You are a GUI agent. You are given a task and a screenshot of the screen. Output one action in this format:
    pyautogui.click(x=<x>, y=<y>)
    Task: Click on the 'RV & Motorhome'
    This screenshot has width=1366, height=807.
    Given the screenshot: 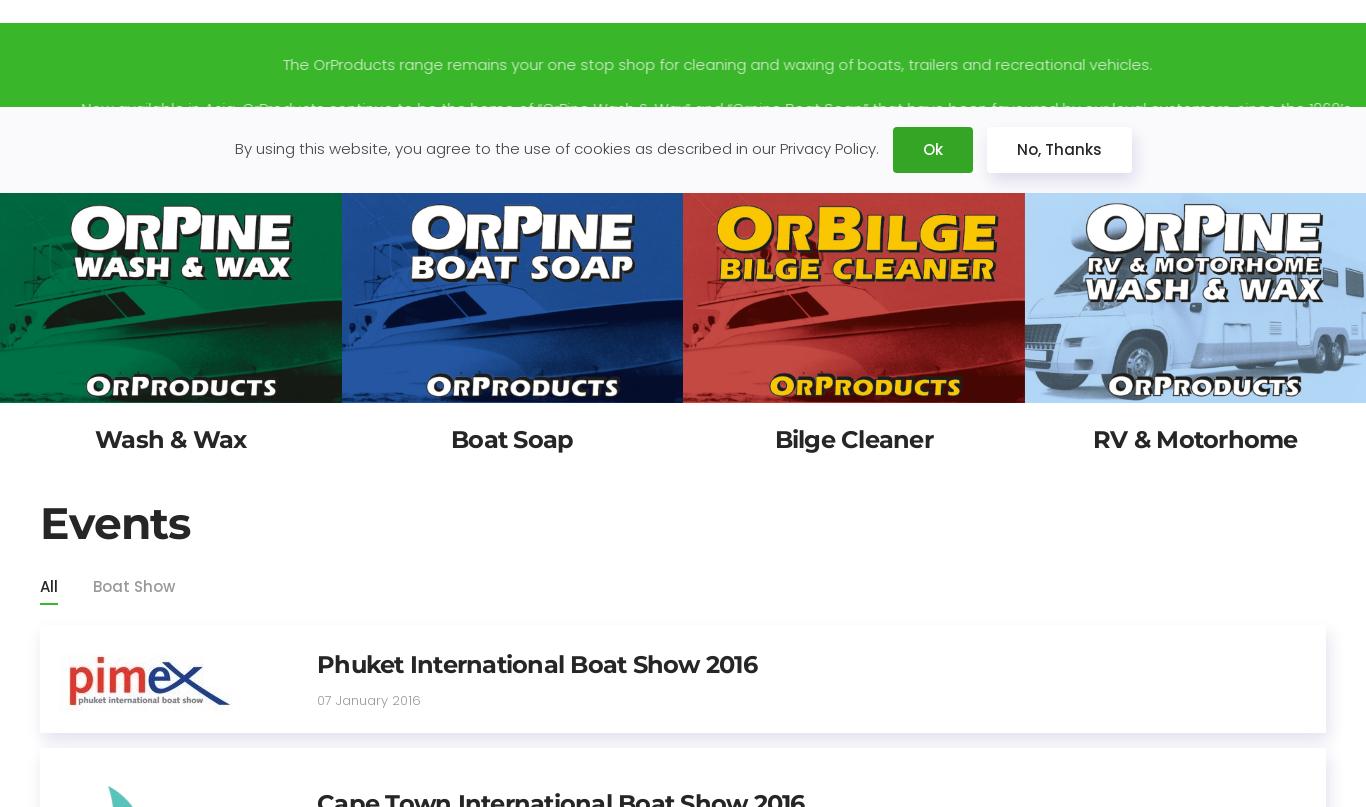 What is the action you would take?
    pyautogui.click(x=1091, y=438)
    